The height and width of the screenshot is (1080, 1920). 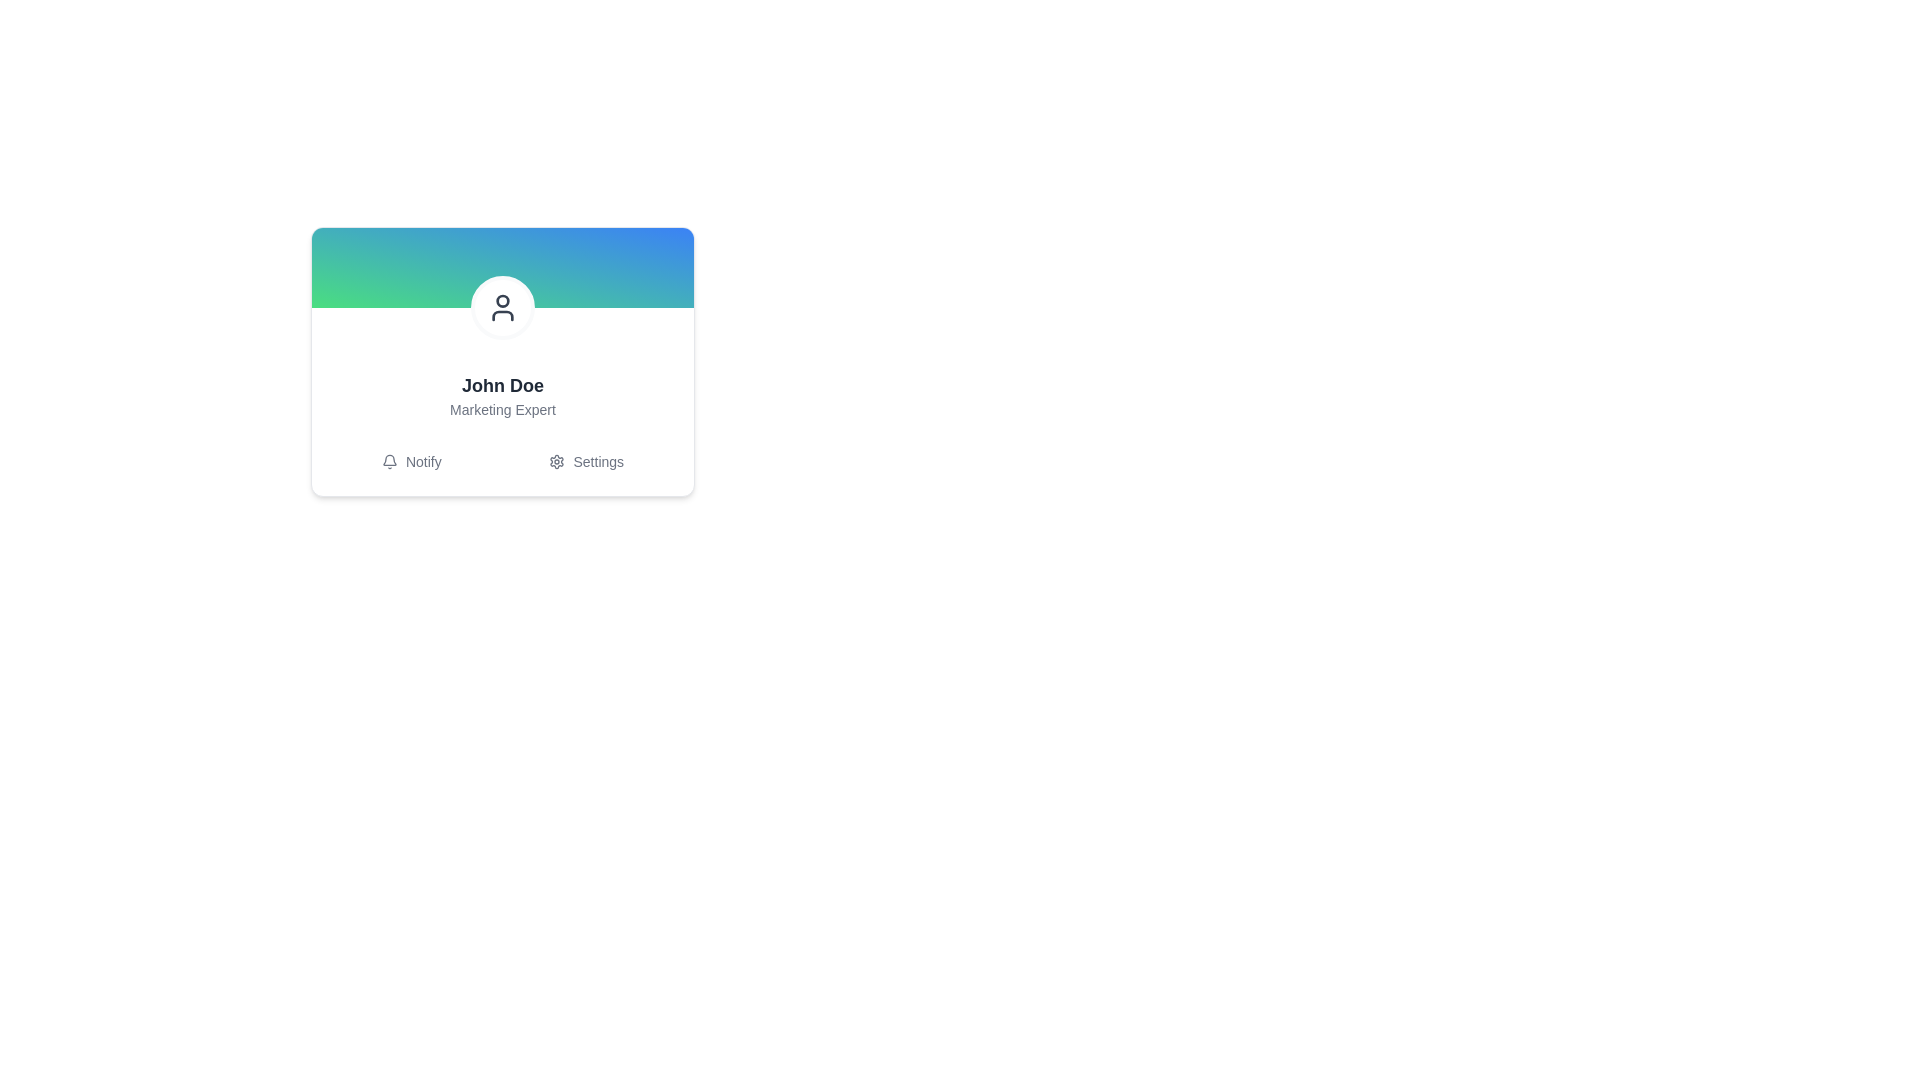 What do you see at coordinates (503, 385) in the screenshot?
I see `the label 'John Doe', which is styled in bold, large characters and is prominently displayed as the top text in a centered card layout, positioned above the 'Marketing Expert' text` at bounding box center [503, 385].